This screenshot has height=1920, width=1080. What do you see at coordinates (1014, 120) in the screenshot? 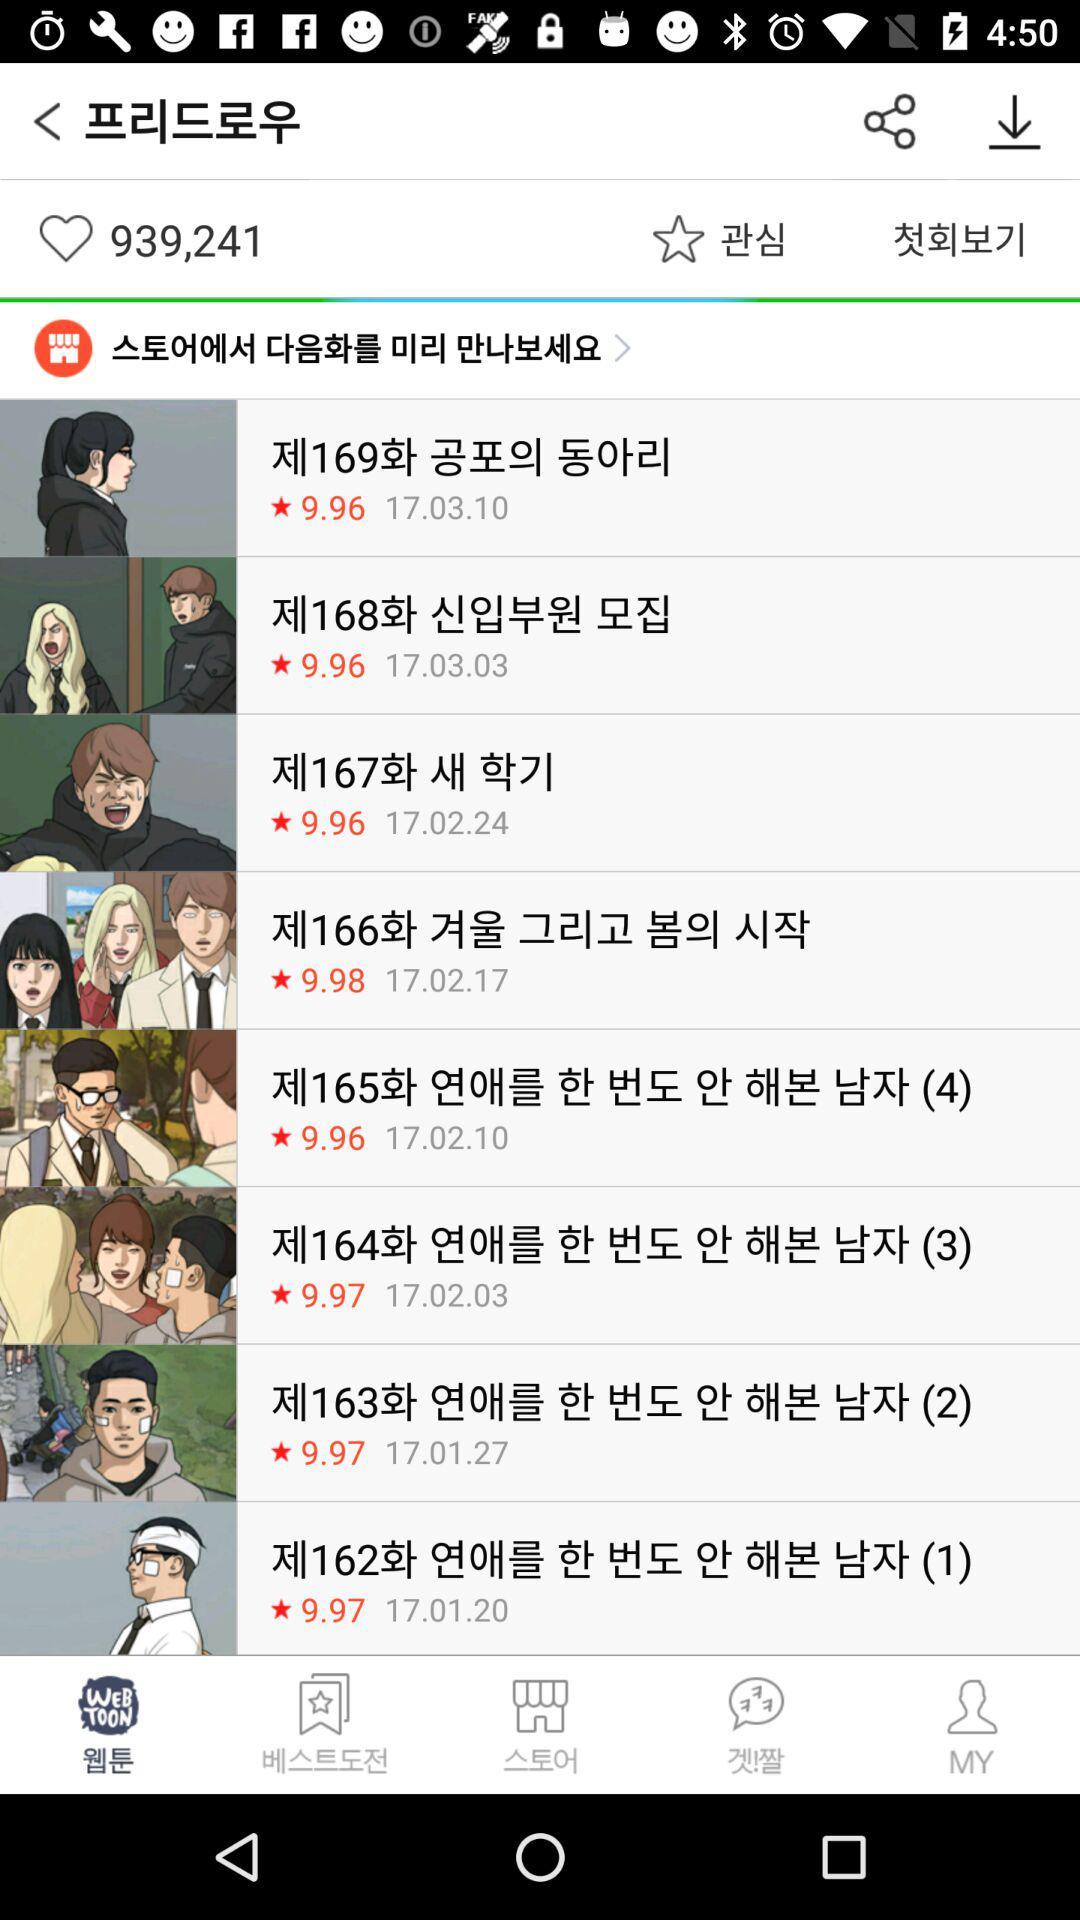
I see `the download icon at the extreme top right corner of the page` at bounding box center [1014, 120].